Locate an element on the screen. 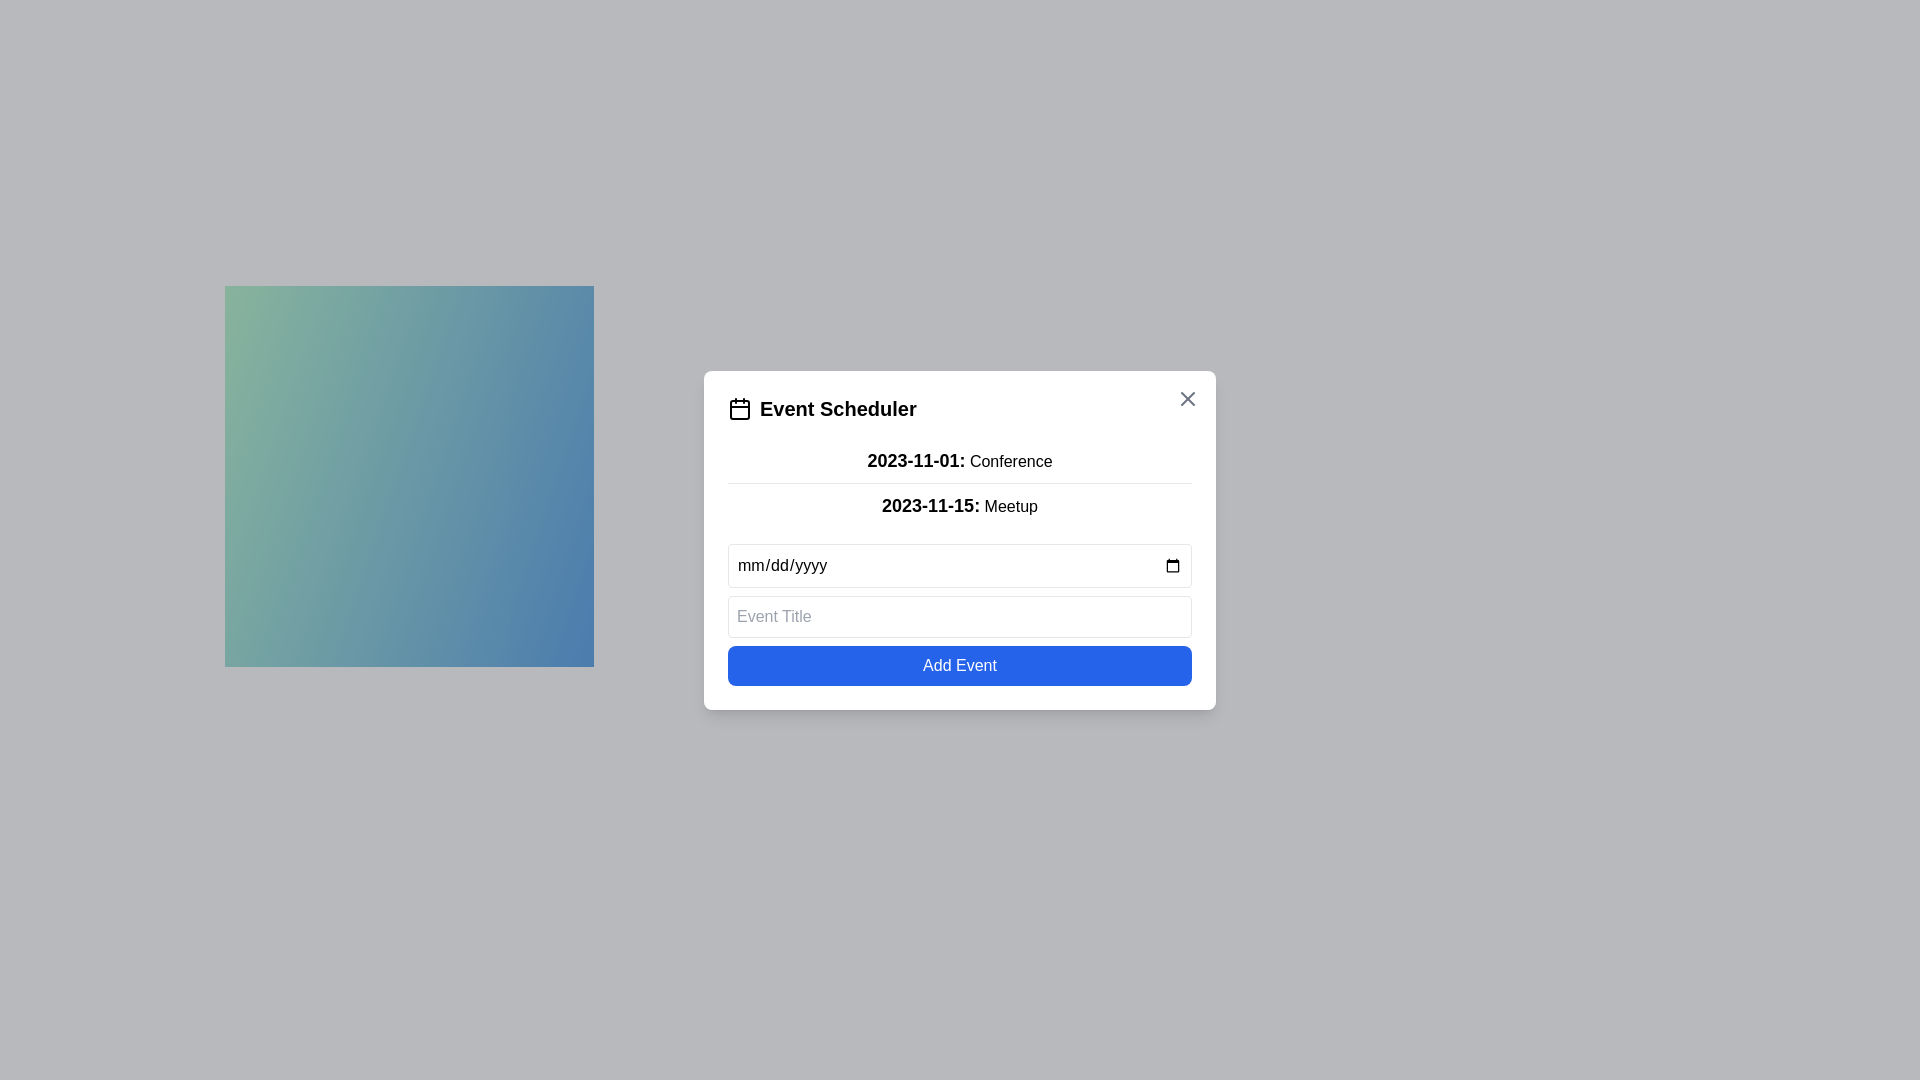 Image resolution: width=1920 pixels, height=1080 pixels. the calendar icon located at the top-left corner of the 'Event Scheduler' panel, adjacent to the title text 'Event Scheduler' is located at coordinates (738, 407).